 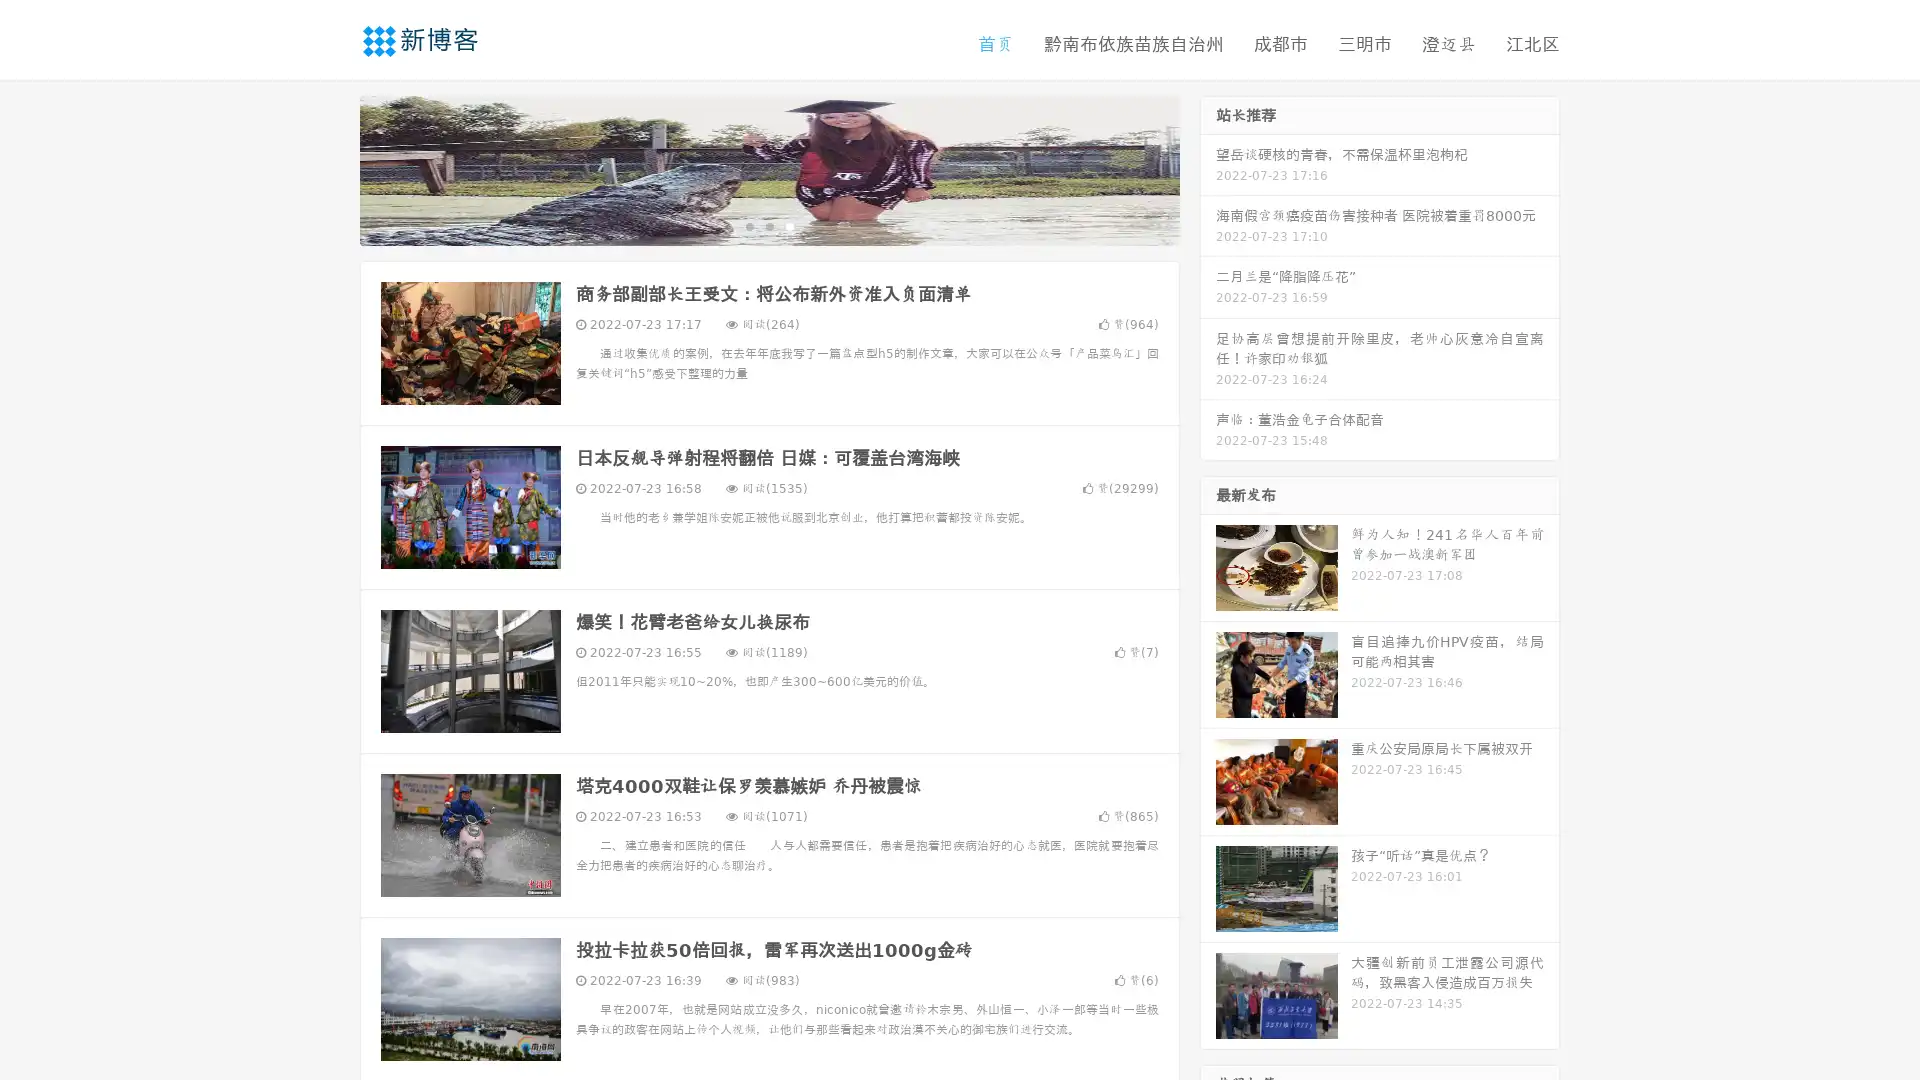 I want to click on Next slide, so click(x=1208, y=168).